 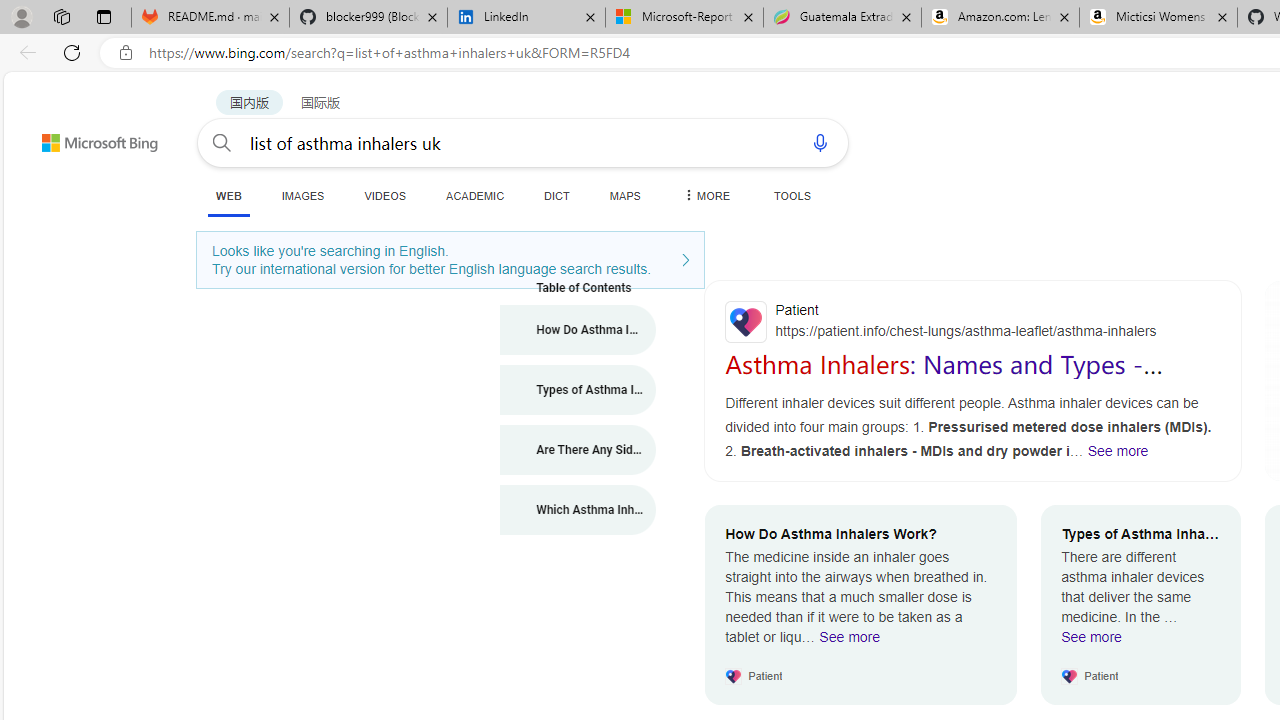 I want to click on 'Which Asthma Inhaler Device Should I use?', so click(x=577, y=509).